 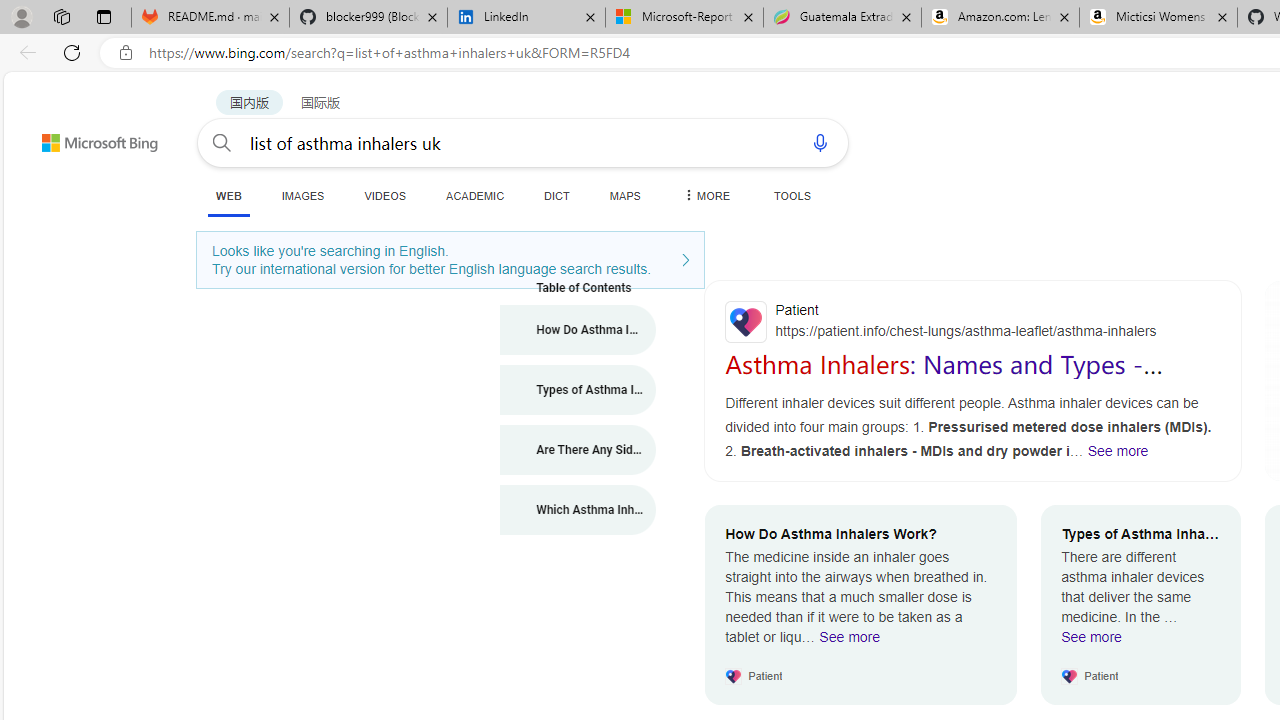 I want to click on 'Which Asthma Inhaler Device Should I use?', so click(x=577, y=509).